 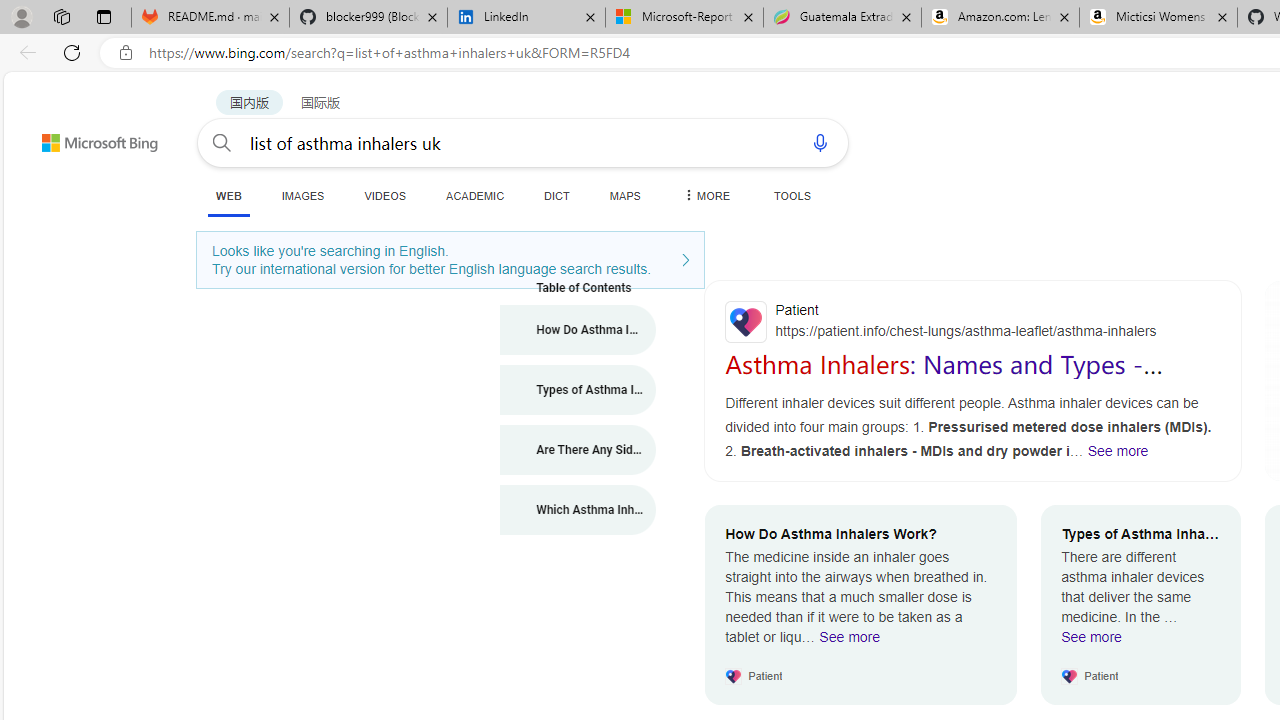 I want to click on 'Which Asthma Inhaler Device Should I use?', so click(x=577, y=509).